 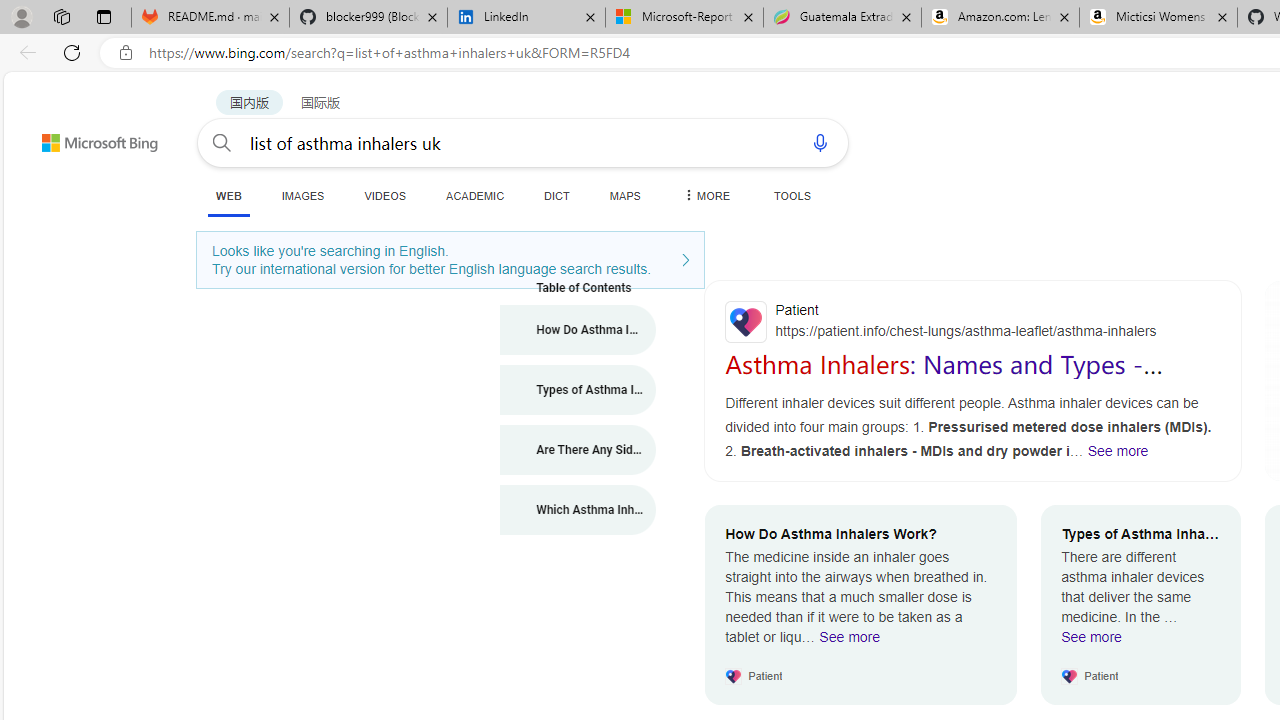 I want to click on 'Which Asthma Inhaler Device Should I use?', so click(x=577, y=509).